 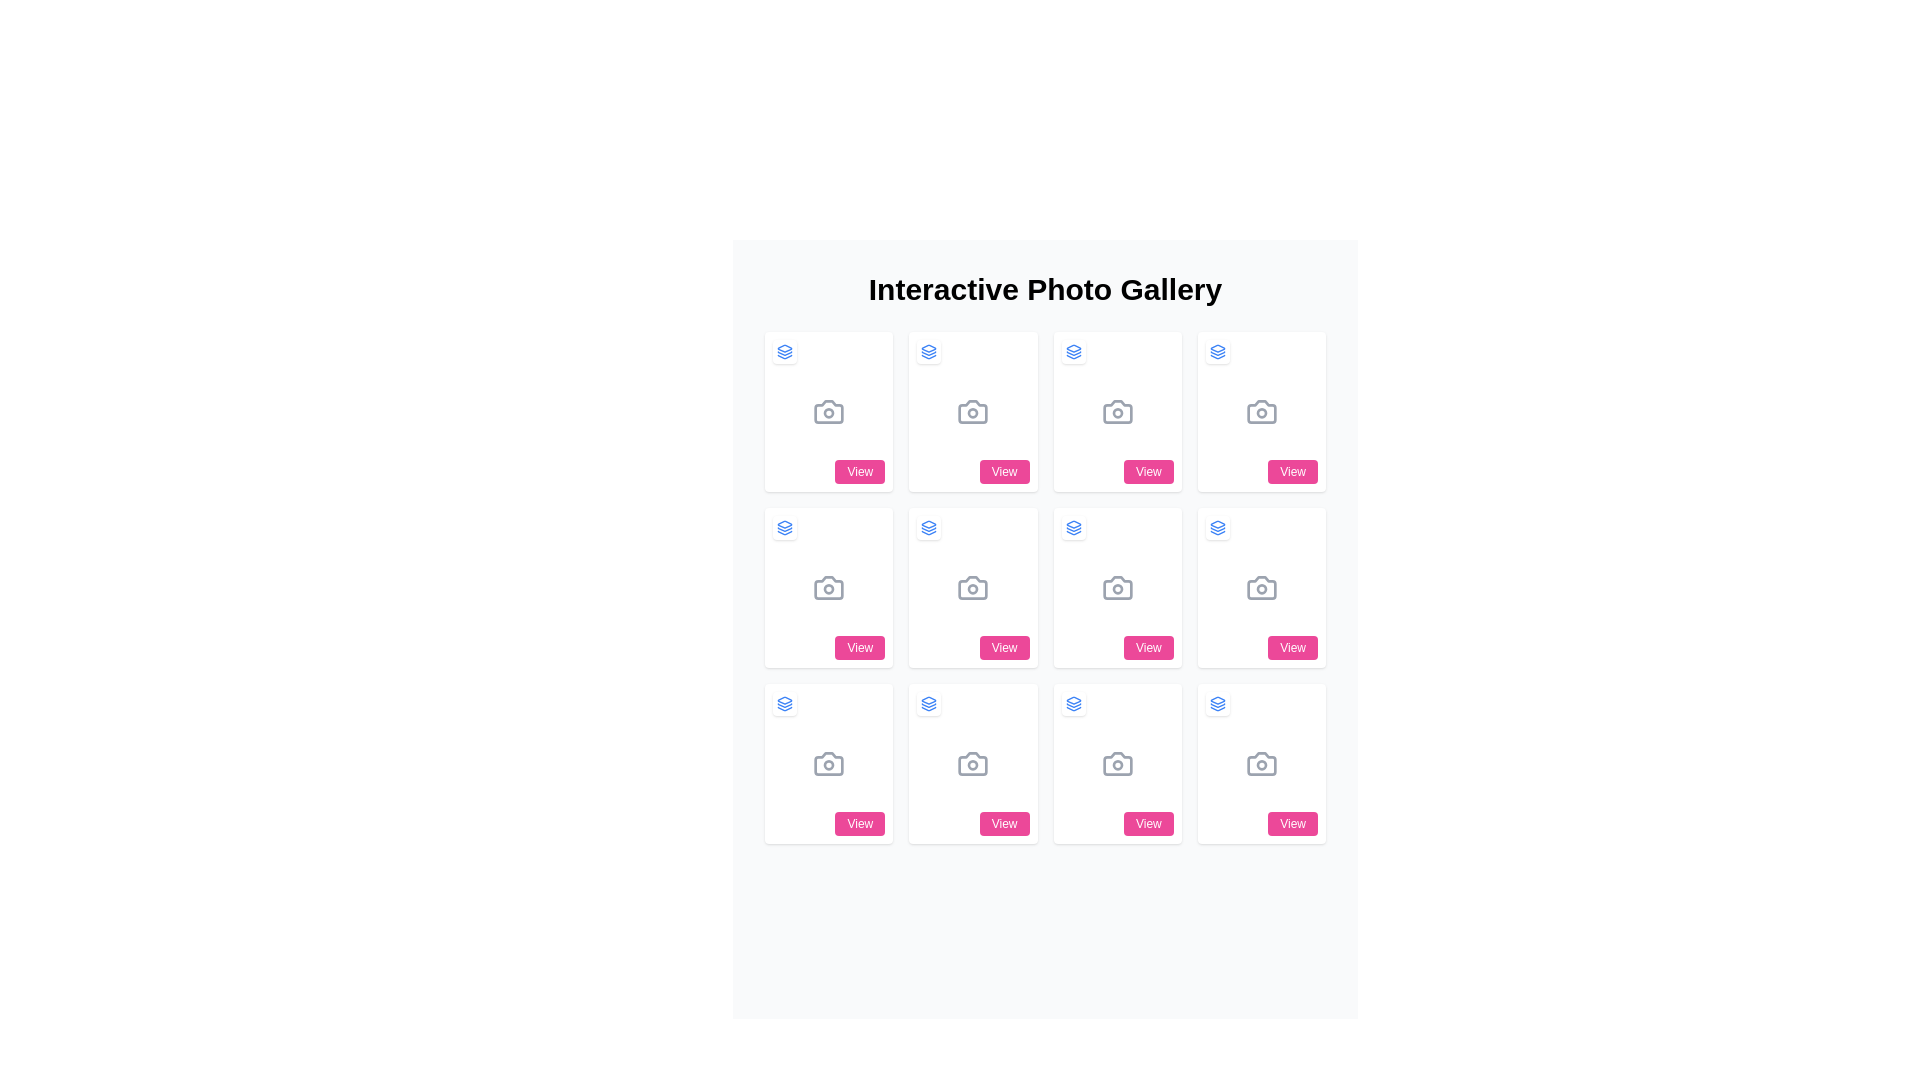 I want to click on the primary camera icon, which is a minimalistic gray outline of a camera located centrally in the ninth card of a three-by-four grid layout, positioned above a pink 'View' button, so click(x=1116, y=586).